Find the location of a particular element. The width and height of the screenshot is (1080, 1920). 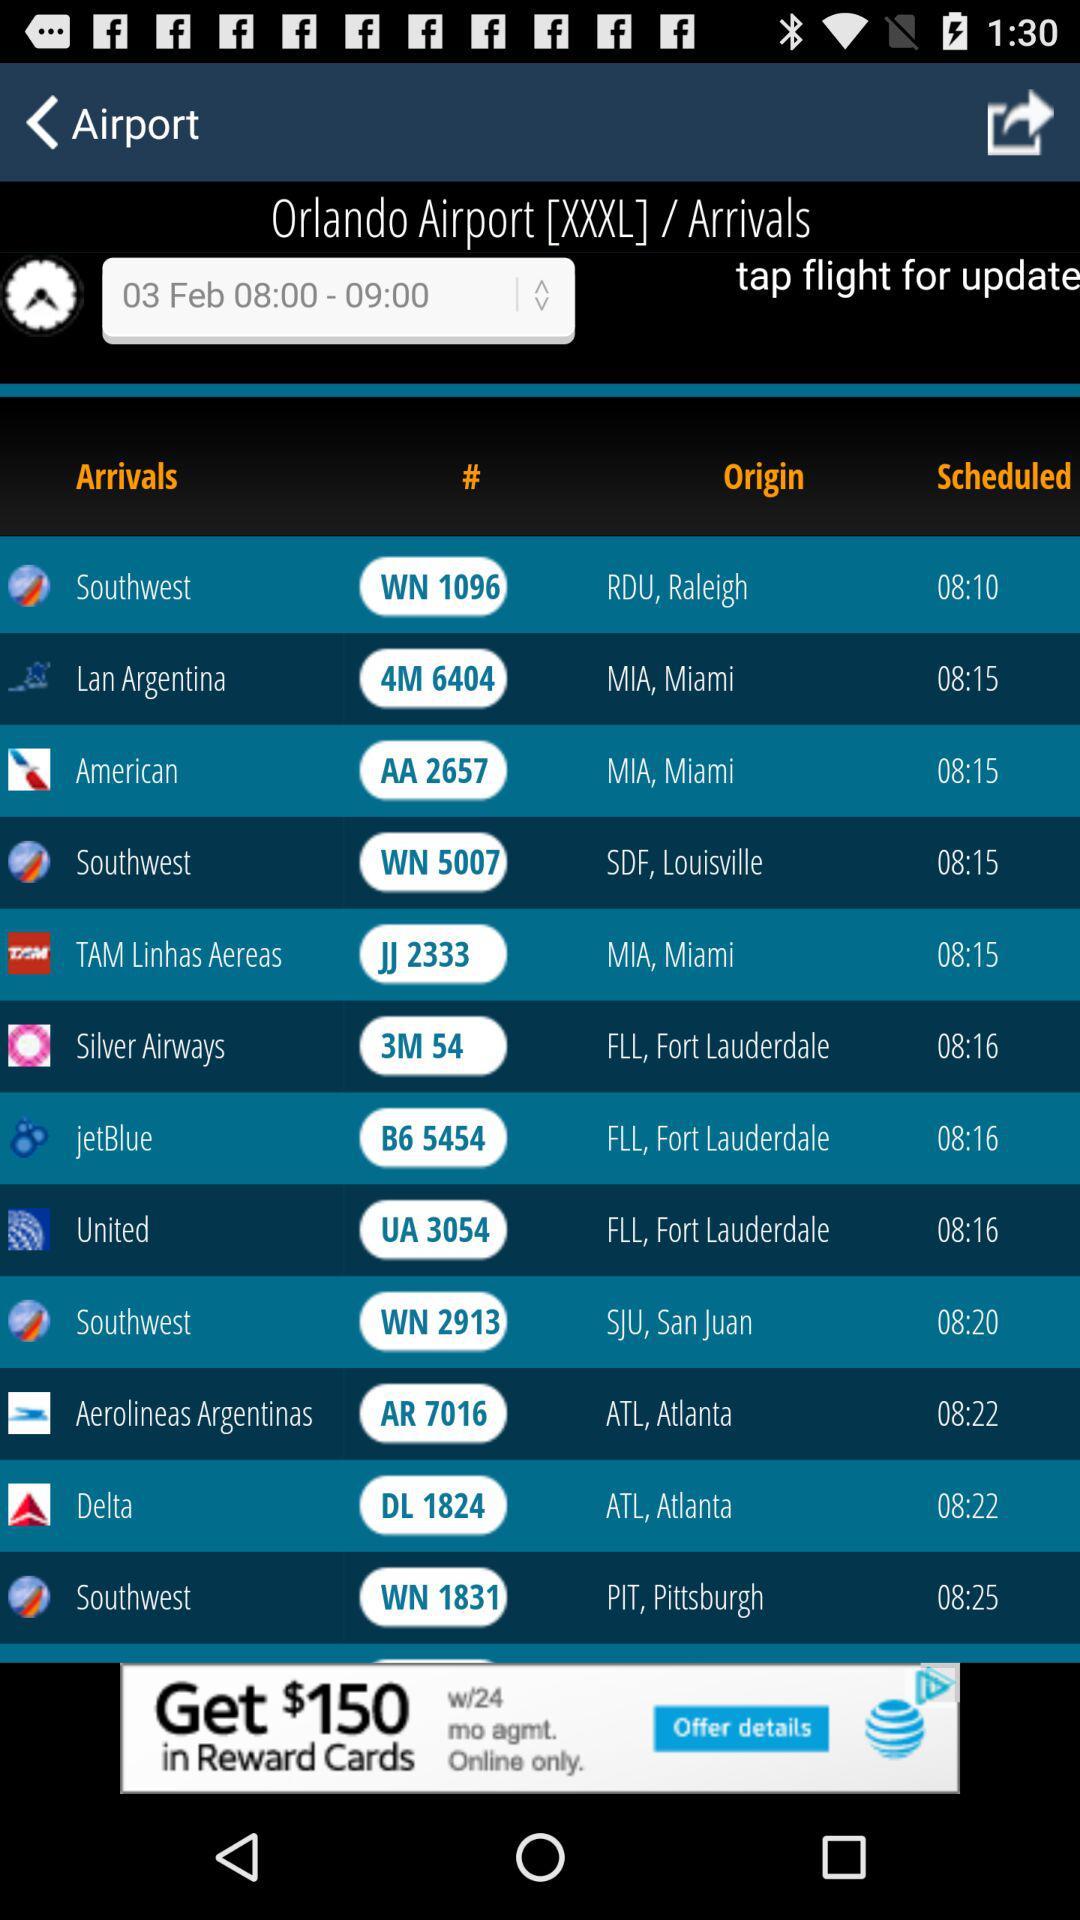

refresh page is located at coordinates (540, 921).